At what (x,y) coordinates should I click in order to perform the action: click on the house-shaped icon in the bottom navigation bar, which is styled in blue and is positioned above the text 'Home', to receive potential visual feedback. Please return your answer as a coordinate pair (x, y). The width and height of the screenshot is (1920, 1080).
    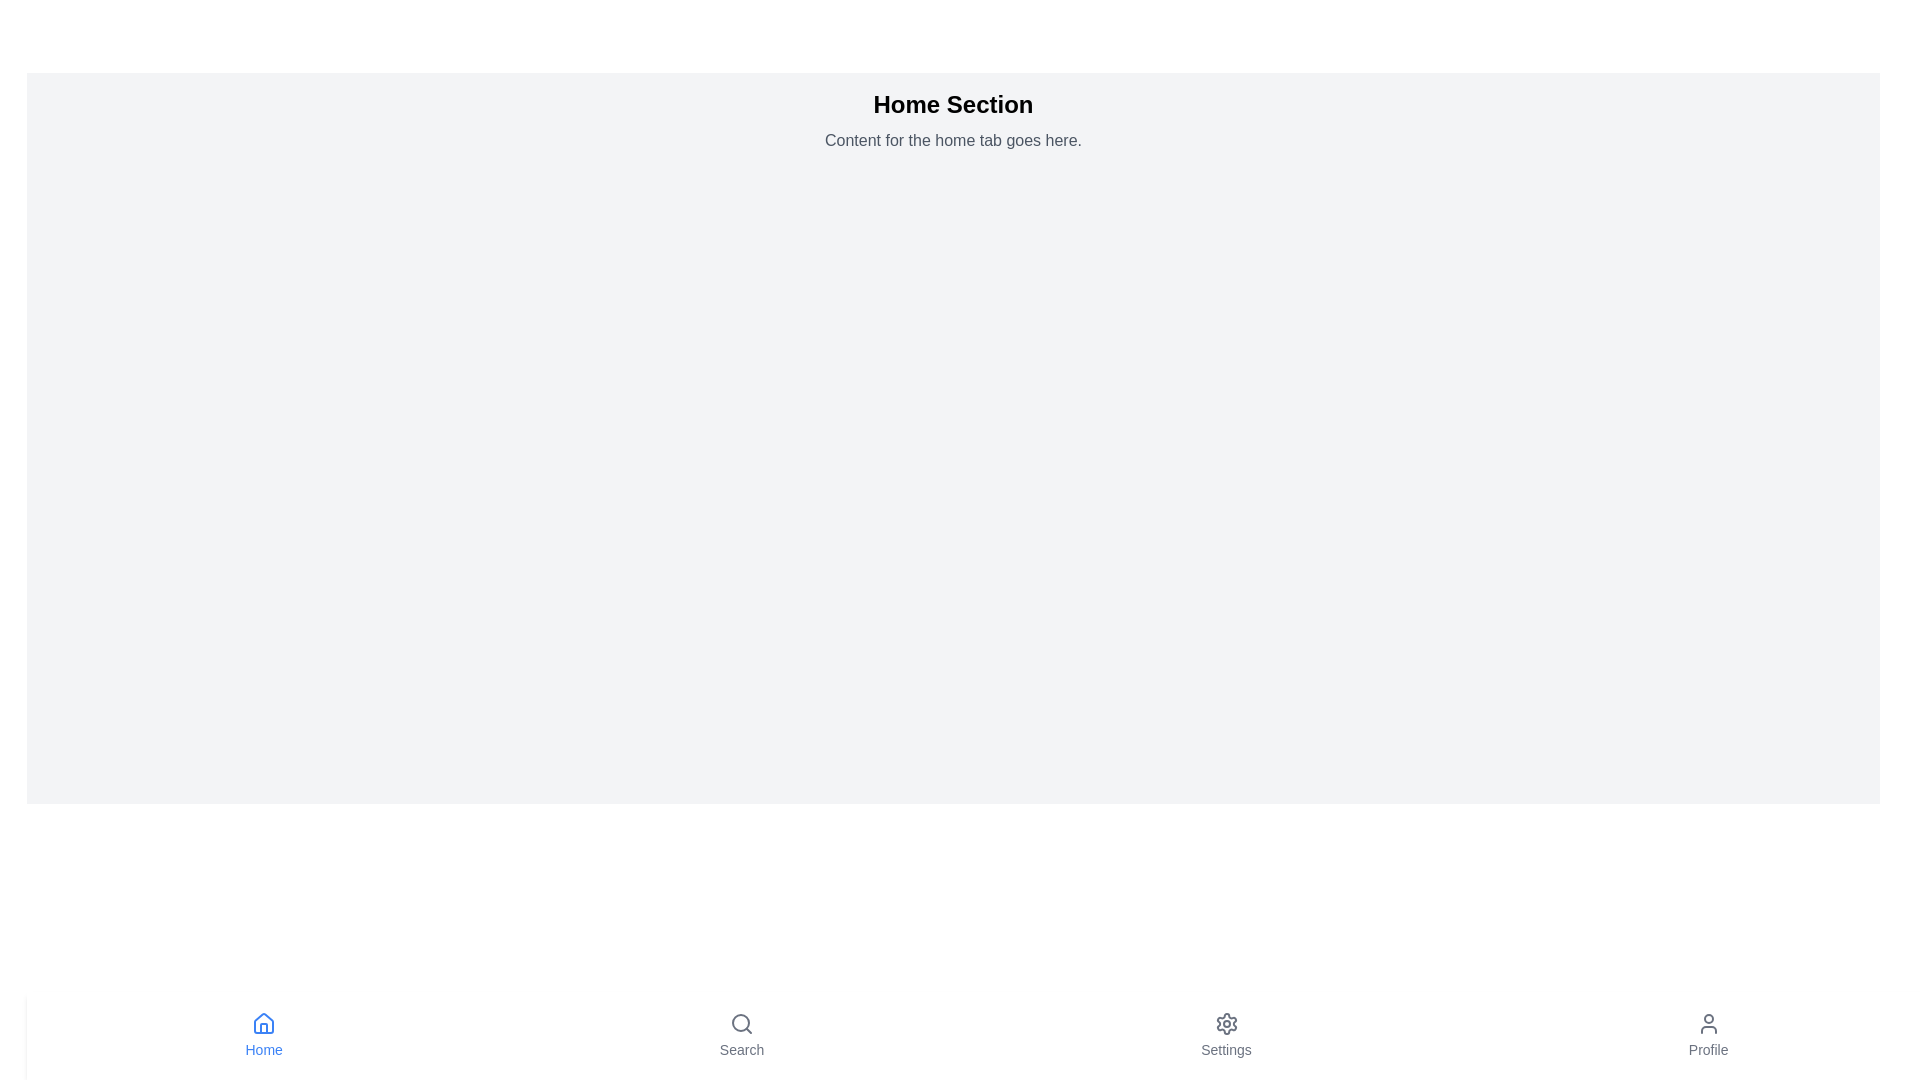
    Looking at the image, I should click on (263, 1023).